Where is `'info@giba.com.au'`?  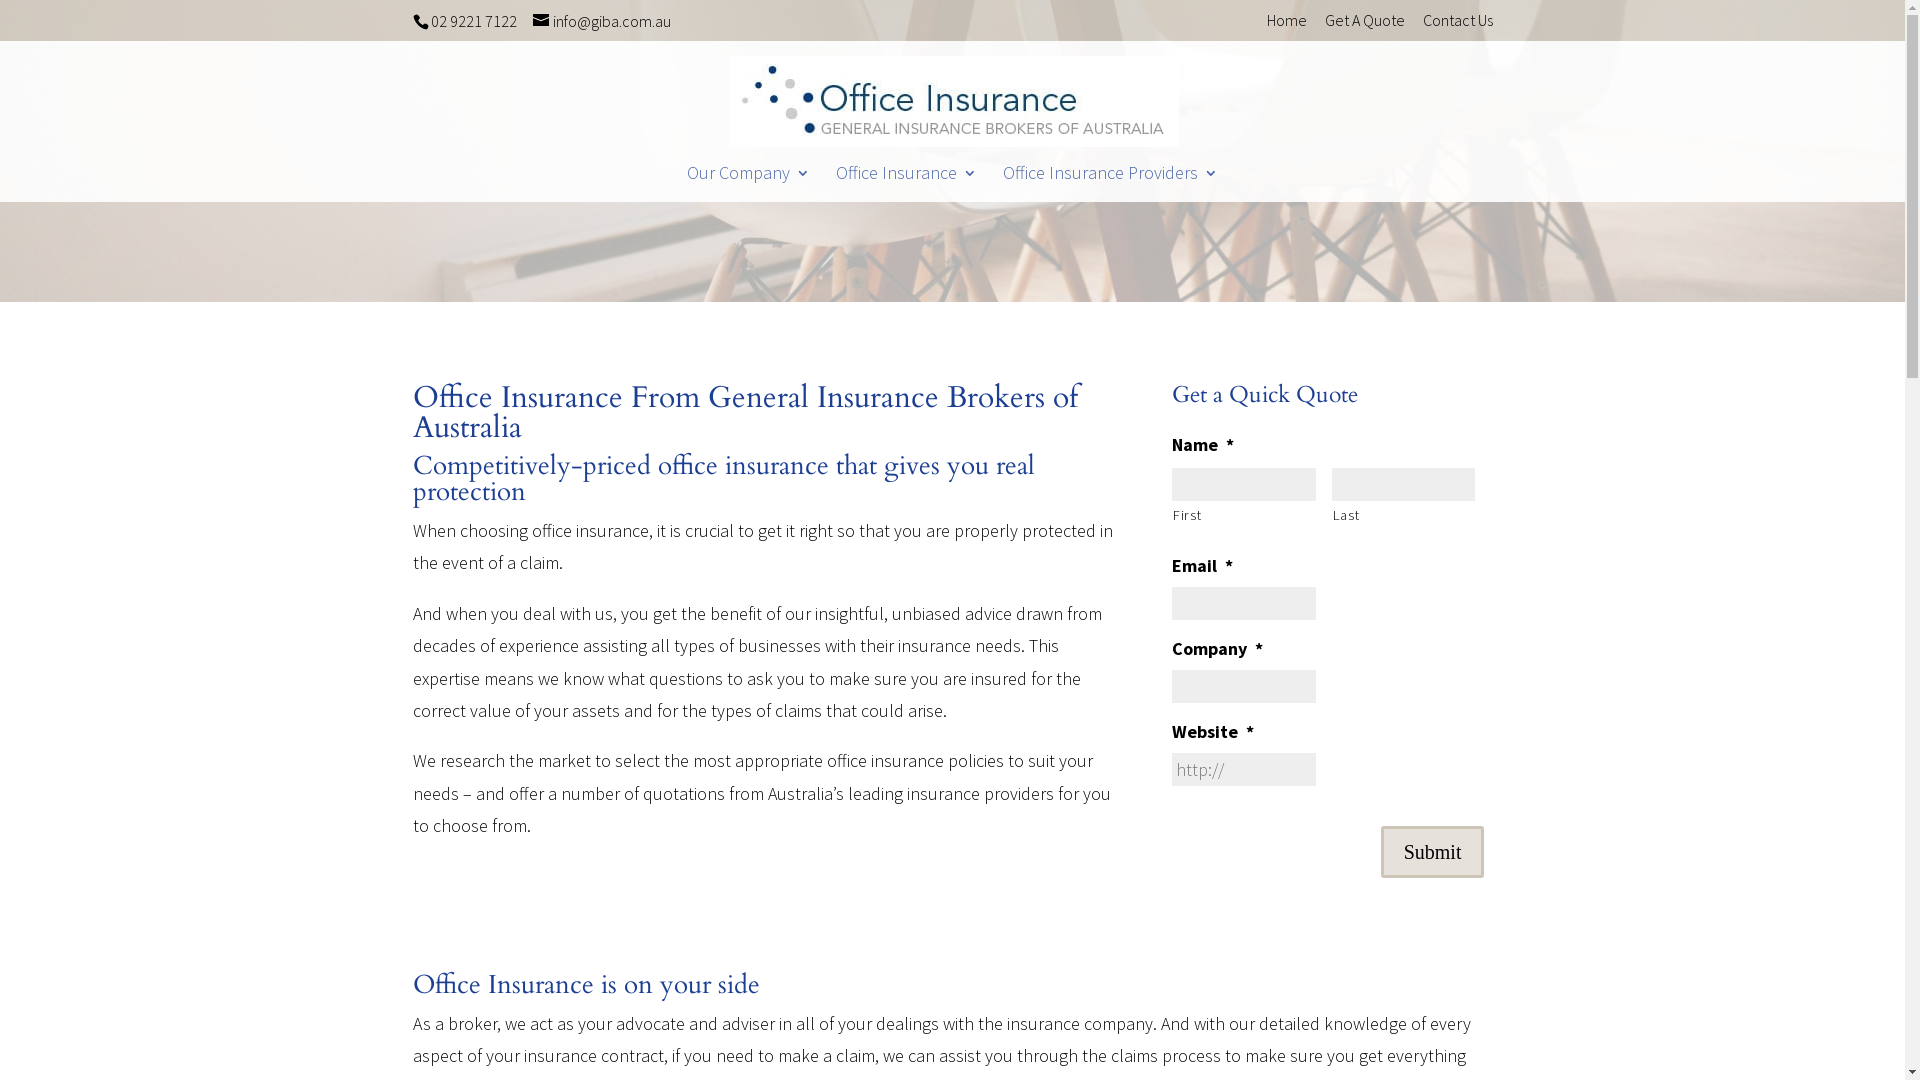 'info@giba.com.au' is located at coordinates (532, 20).